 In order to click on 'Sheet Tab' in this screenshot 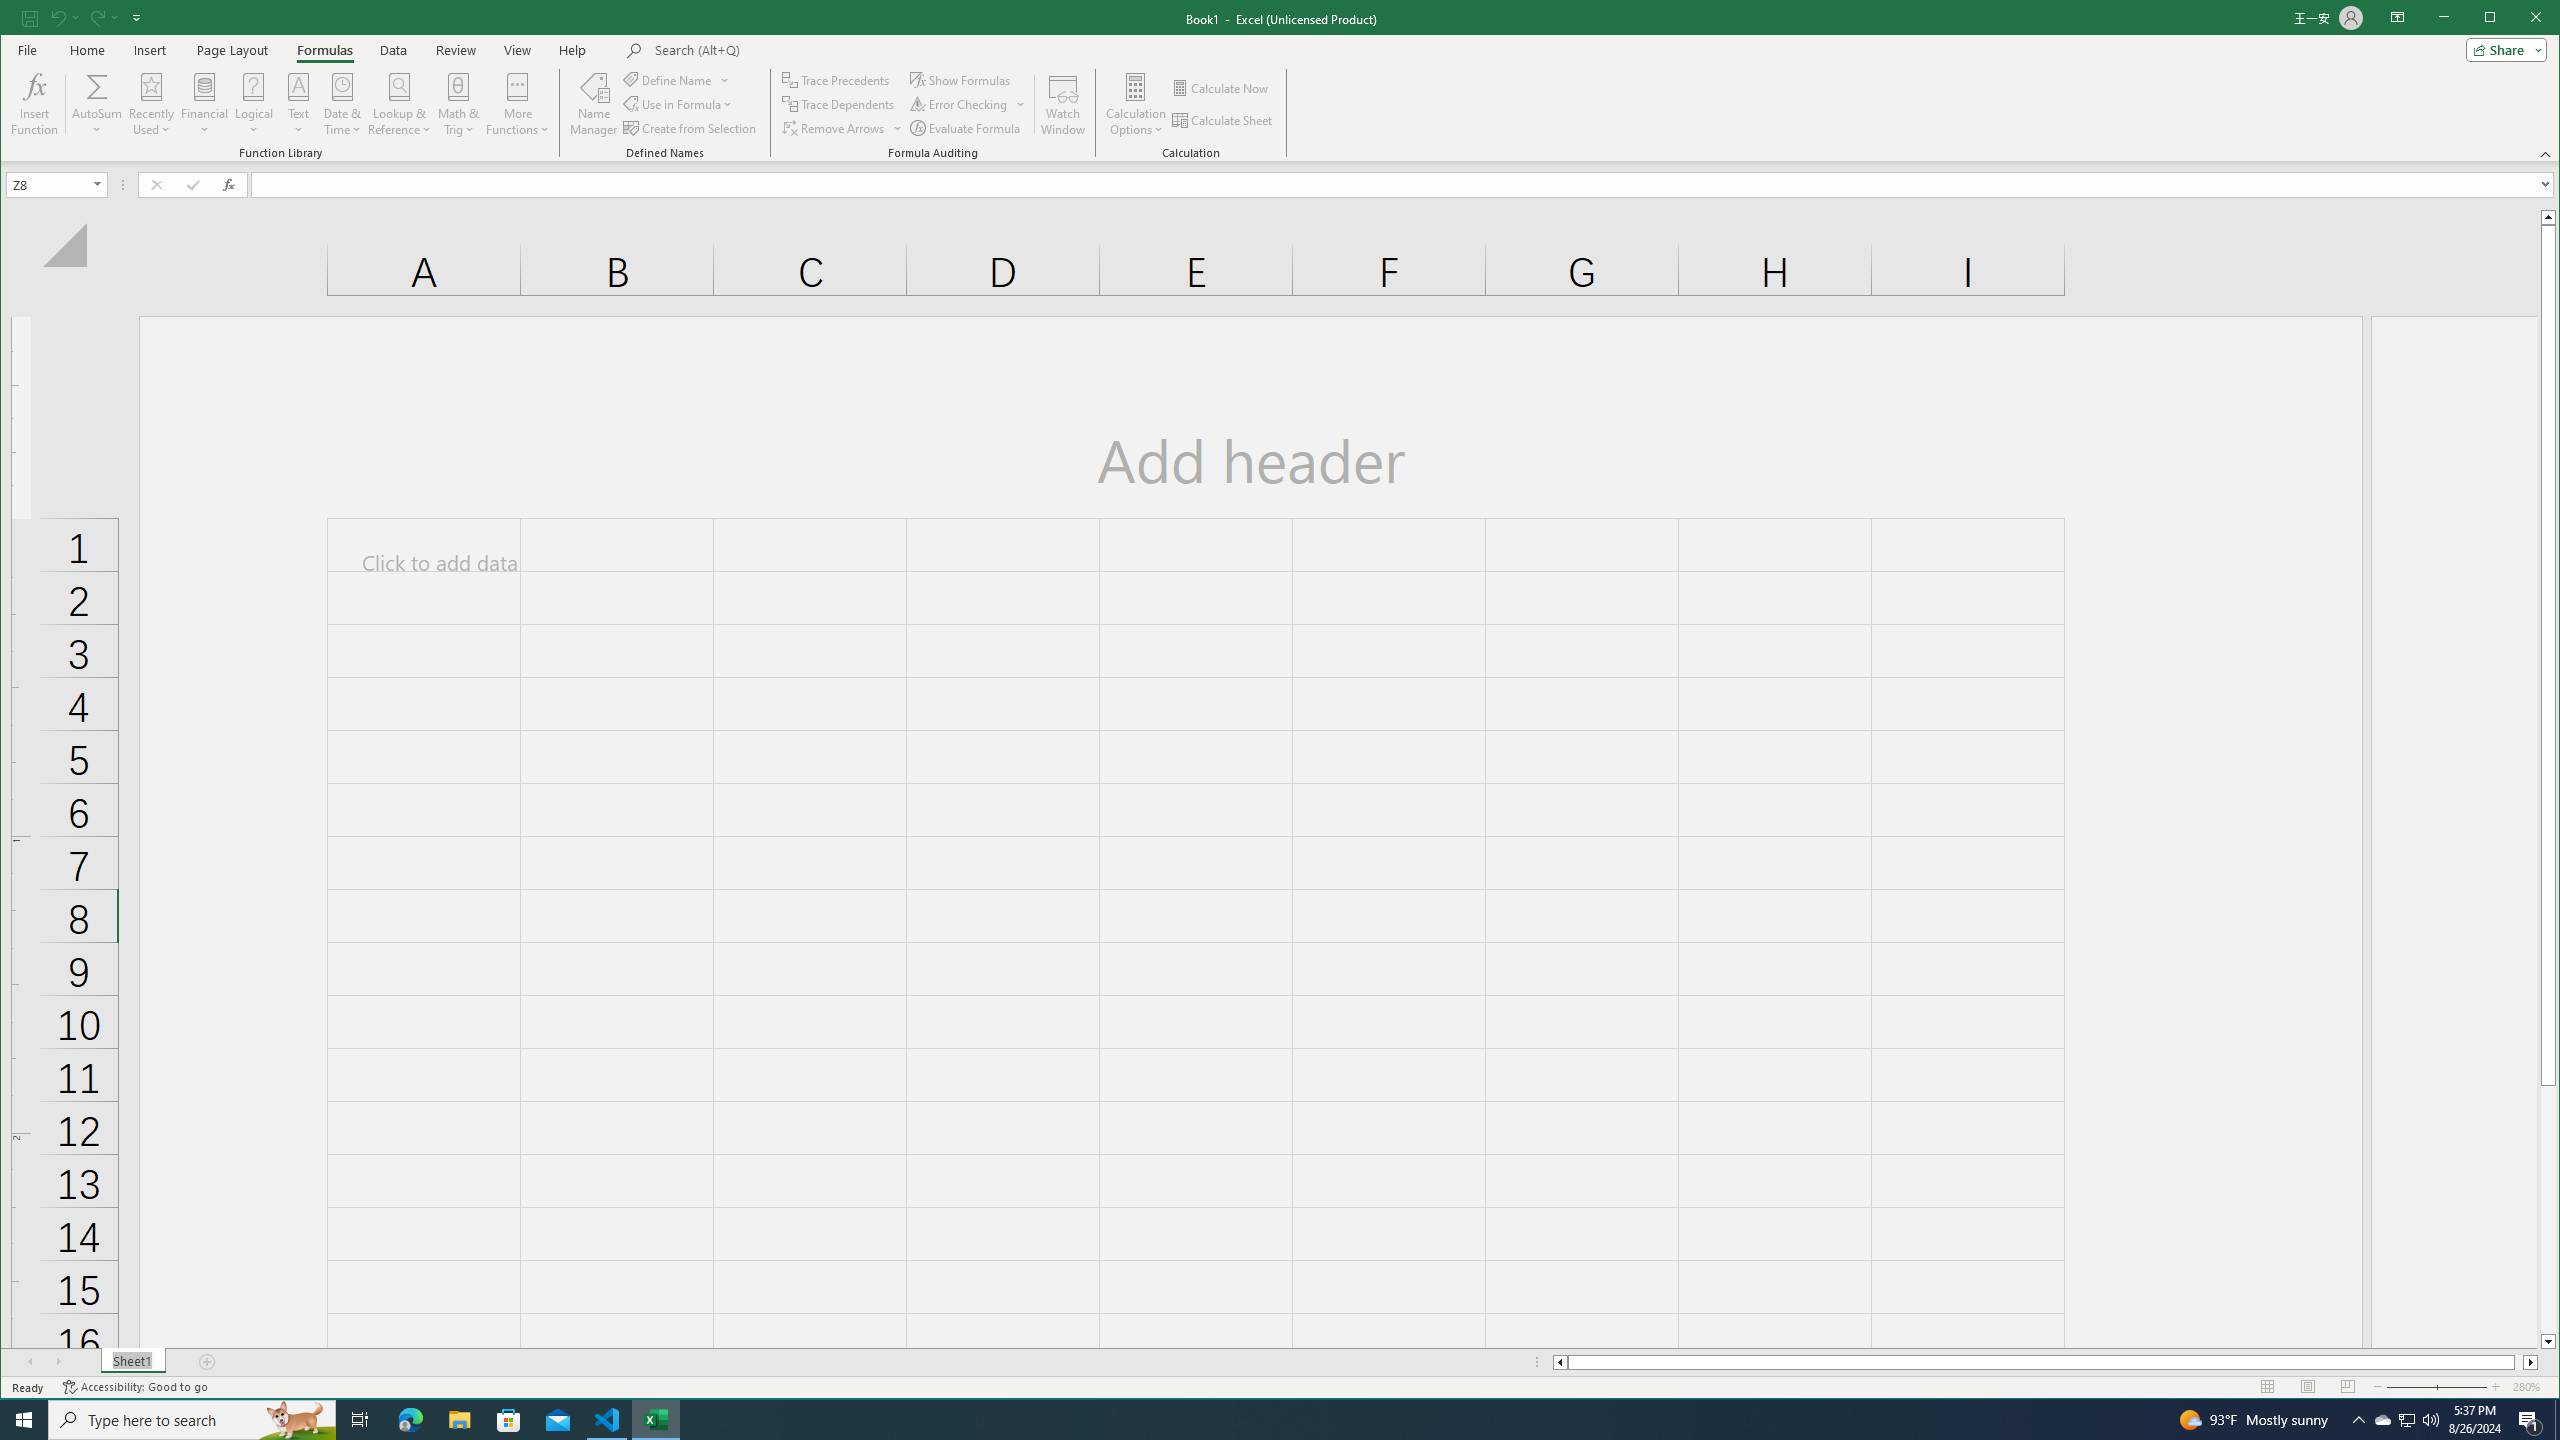, I will do `click(133, 1362)`.